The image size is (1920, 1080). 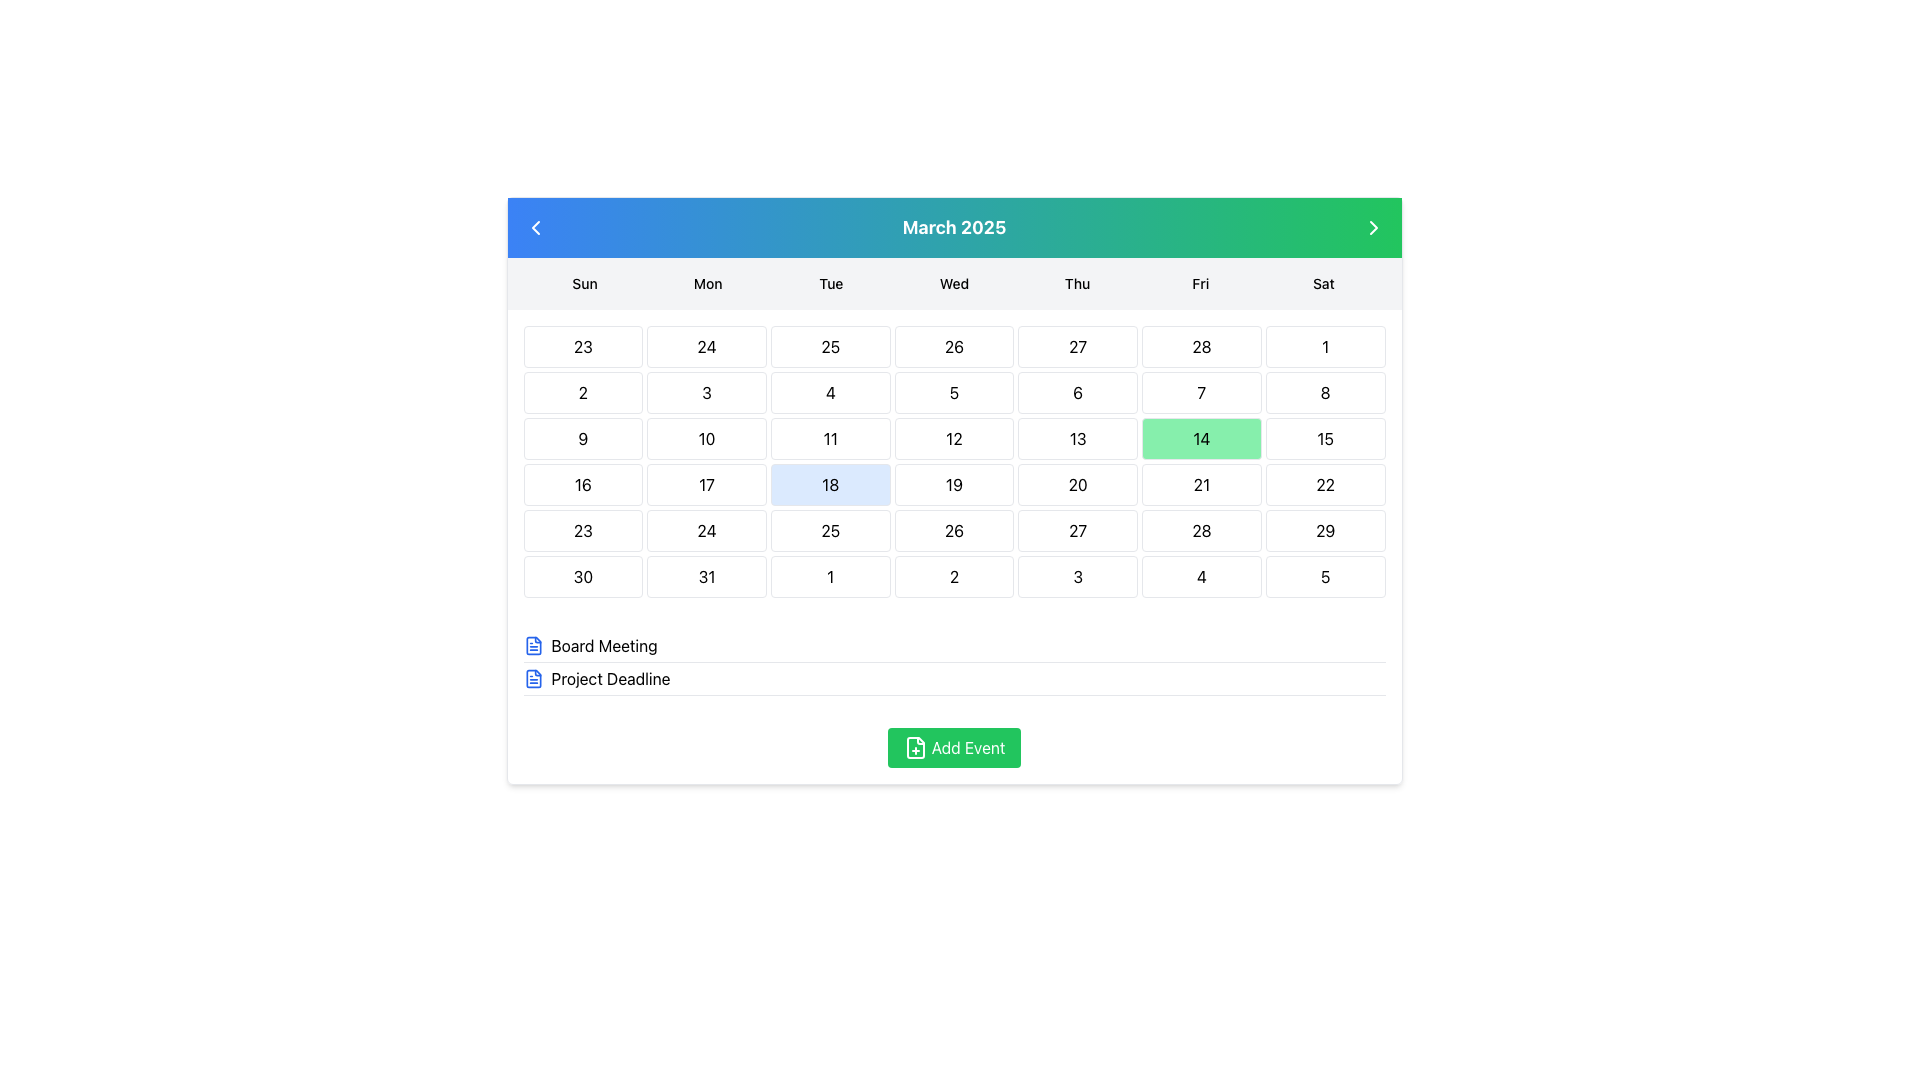 I want to click on text of the label indicating 'Monday' in the weekly calendar view header, positioned between 'Sun' and 'Tue', so click(x=708, y=284).